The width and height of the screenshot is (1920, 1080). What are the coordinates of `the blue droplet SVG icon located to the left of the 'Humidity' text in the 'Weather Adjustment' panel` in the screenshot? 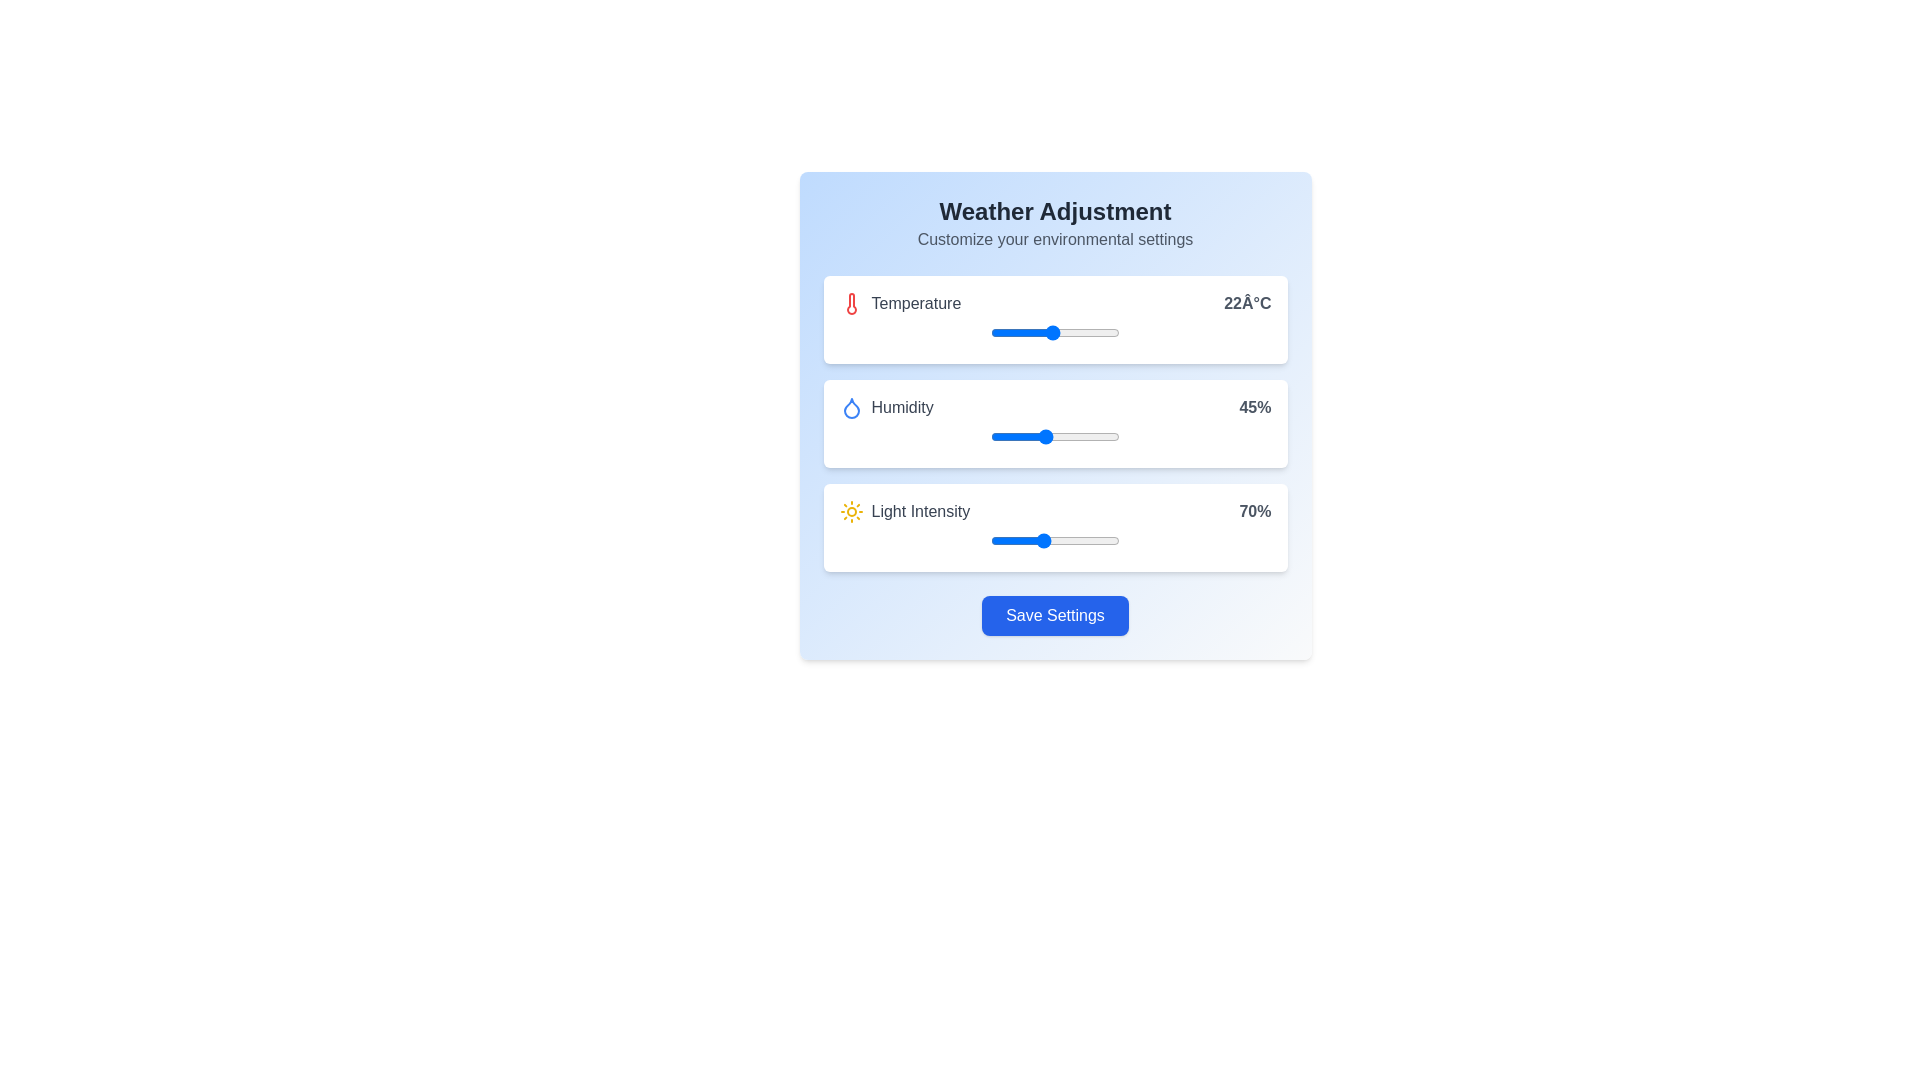 It's located at (851, 407).